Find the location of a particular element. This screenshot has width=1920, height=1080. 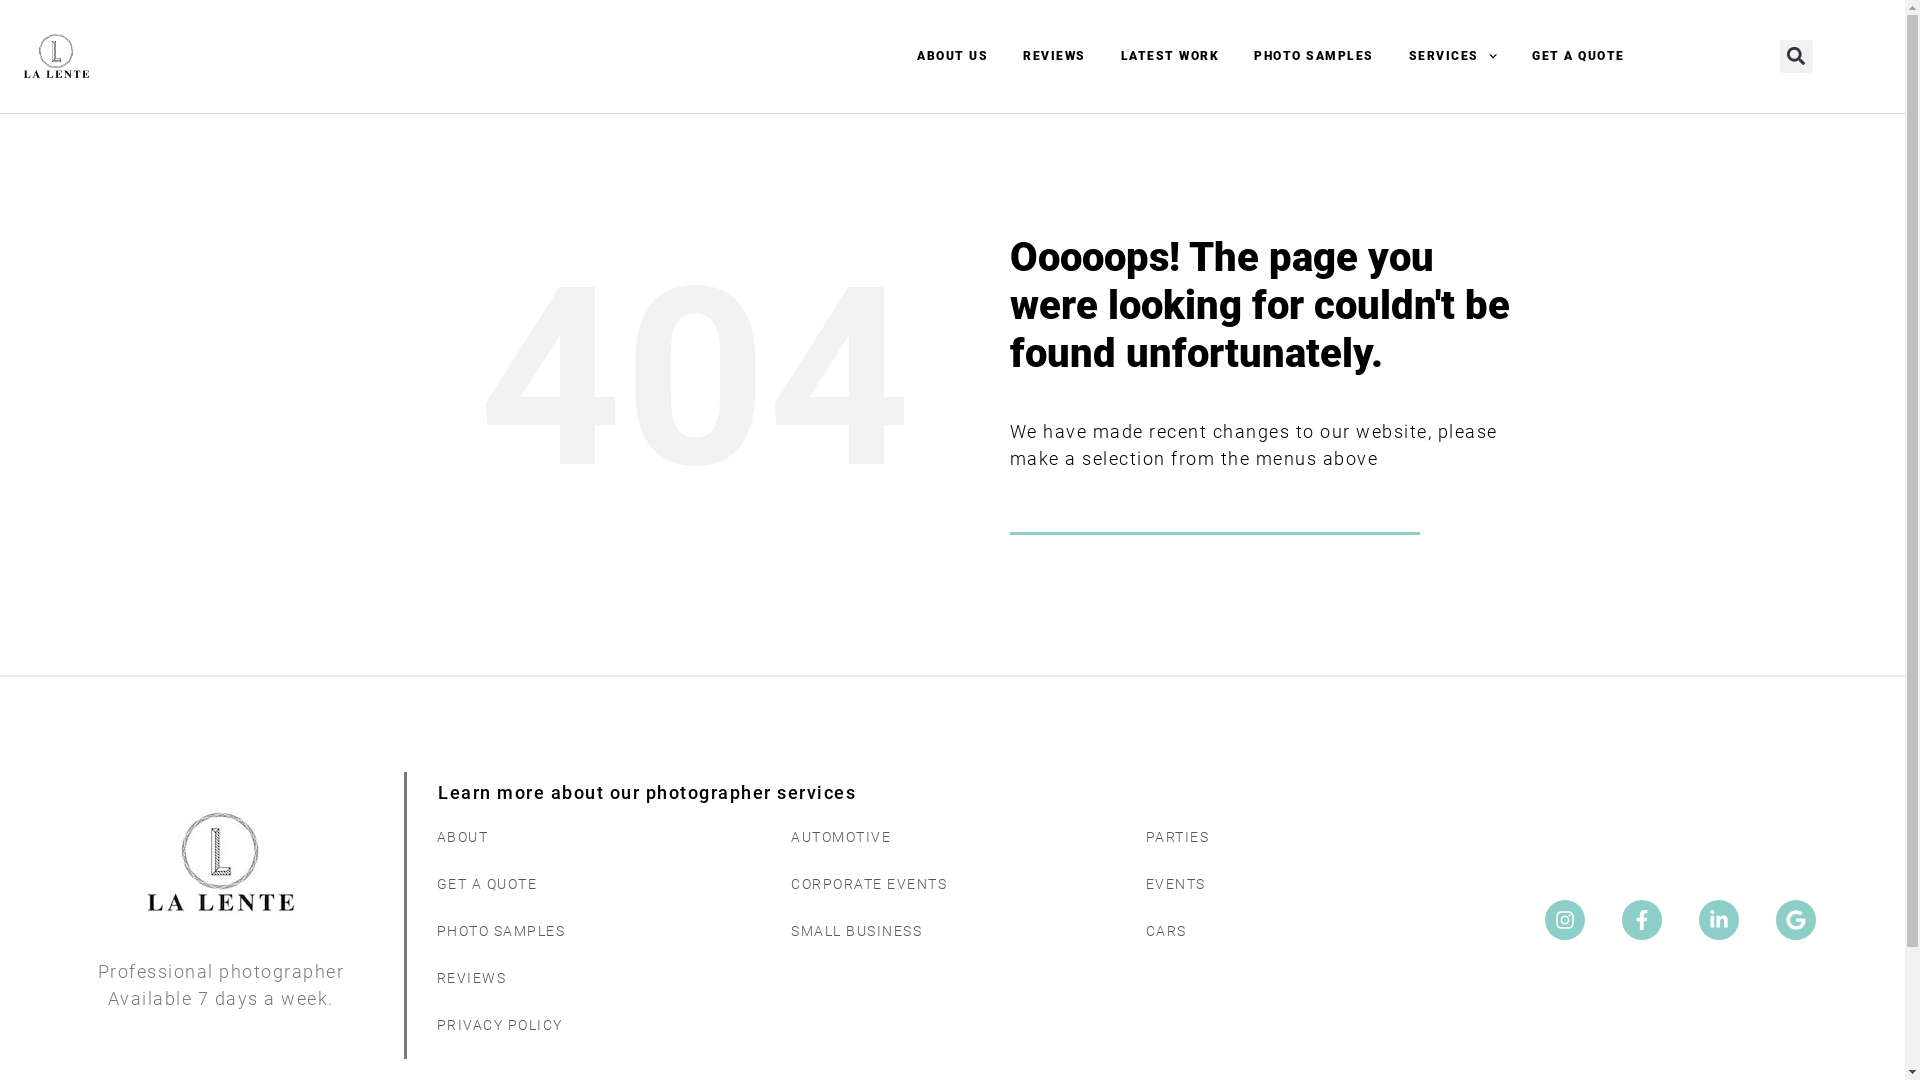

'LATEST WORK' is located at coordinates (1170, 55).